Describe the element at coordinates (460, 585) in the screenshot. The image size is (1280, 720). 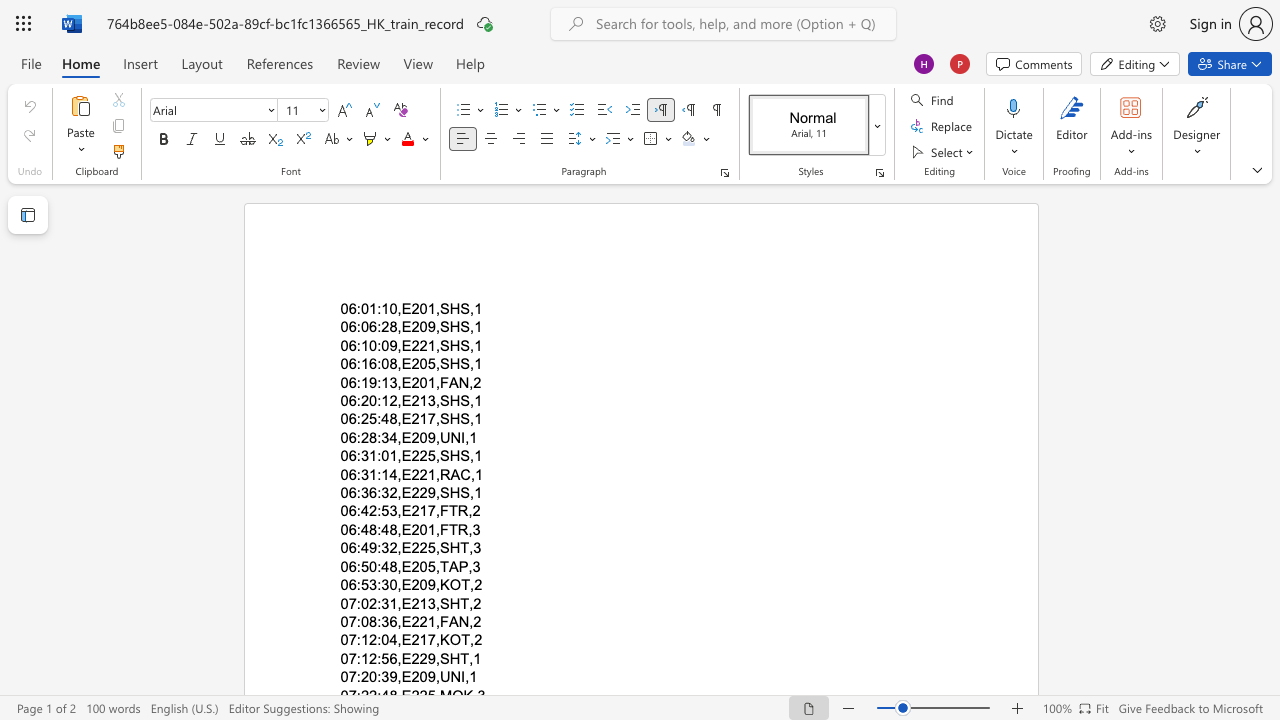
I see `the subset text "T," within the text "06:53:30,E209,KOT,2"` at that location.